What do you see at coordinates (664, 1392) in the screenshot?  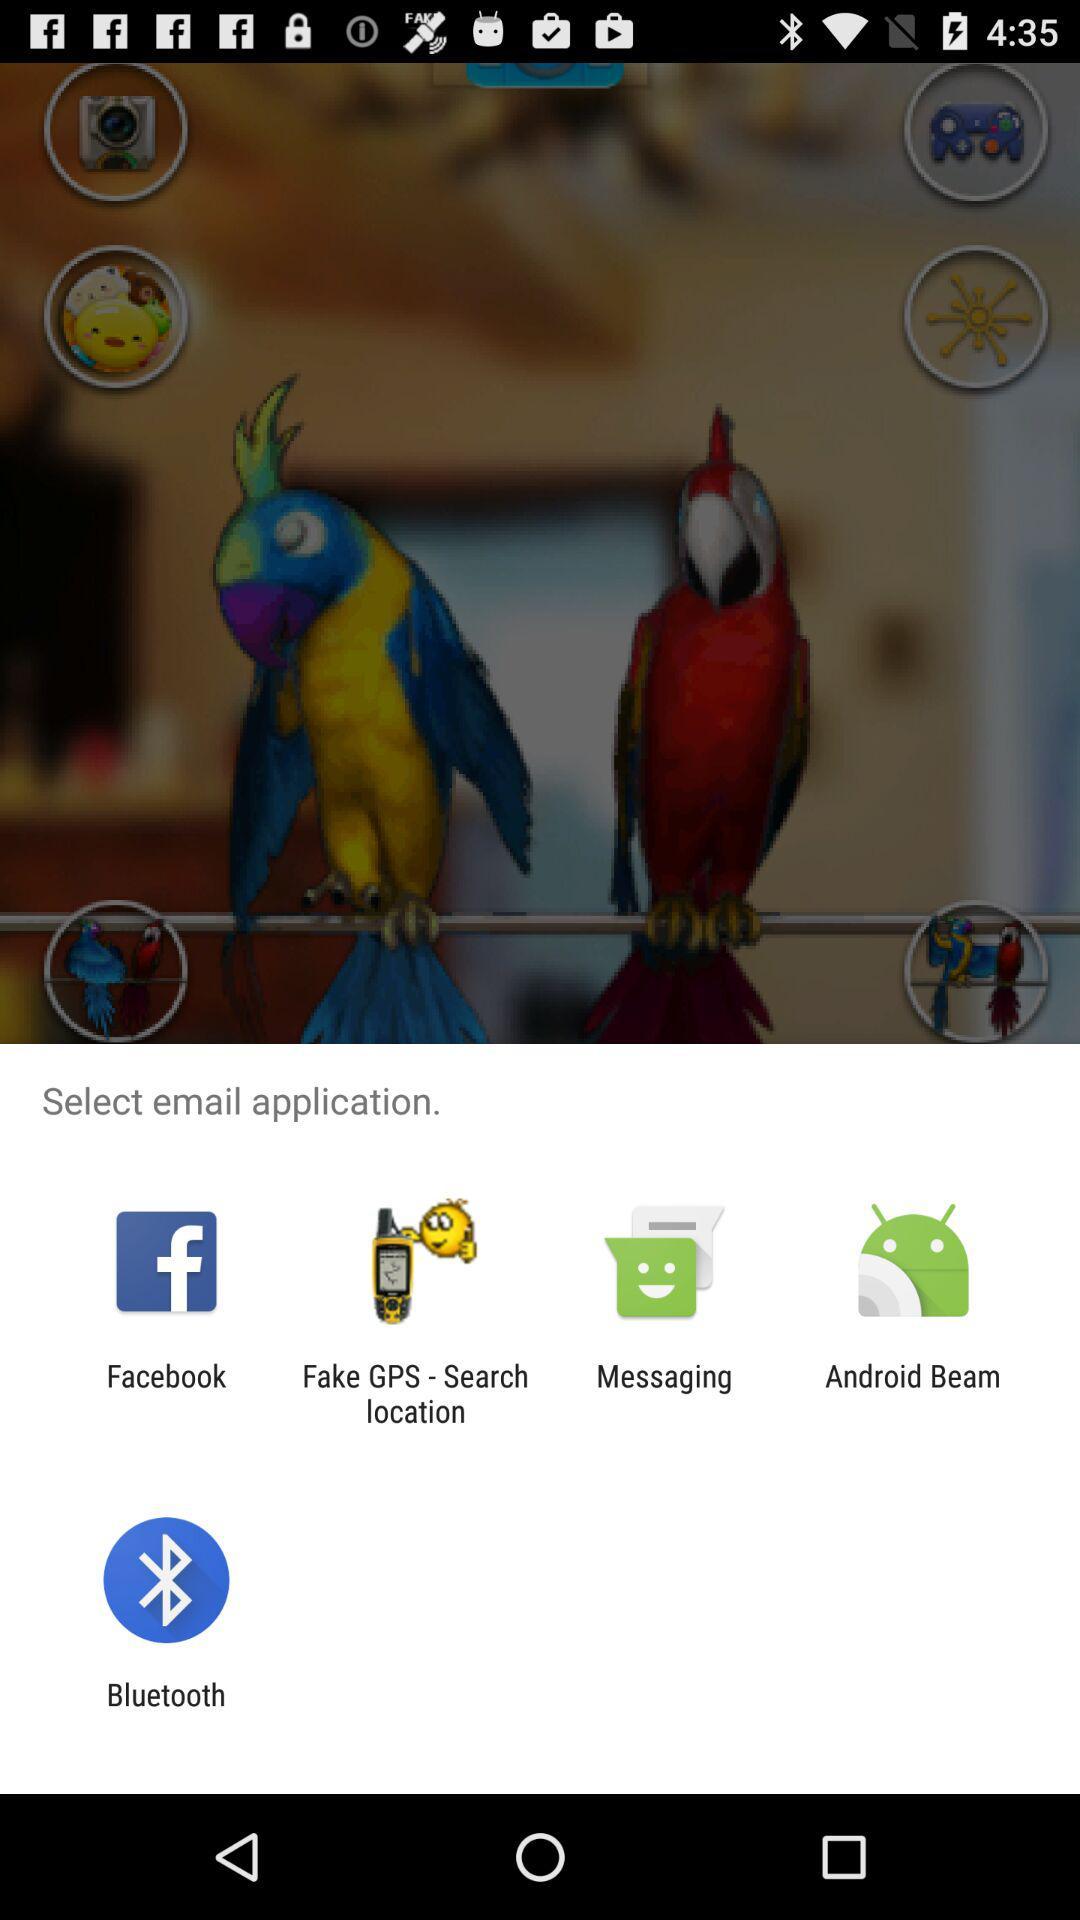 I see `the messaging item` at bounding box center [664, 1392].